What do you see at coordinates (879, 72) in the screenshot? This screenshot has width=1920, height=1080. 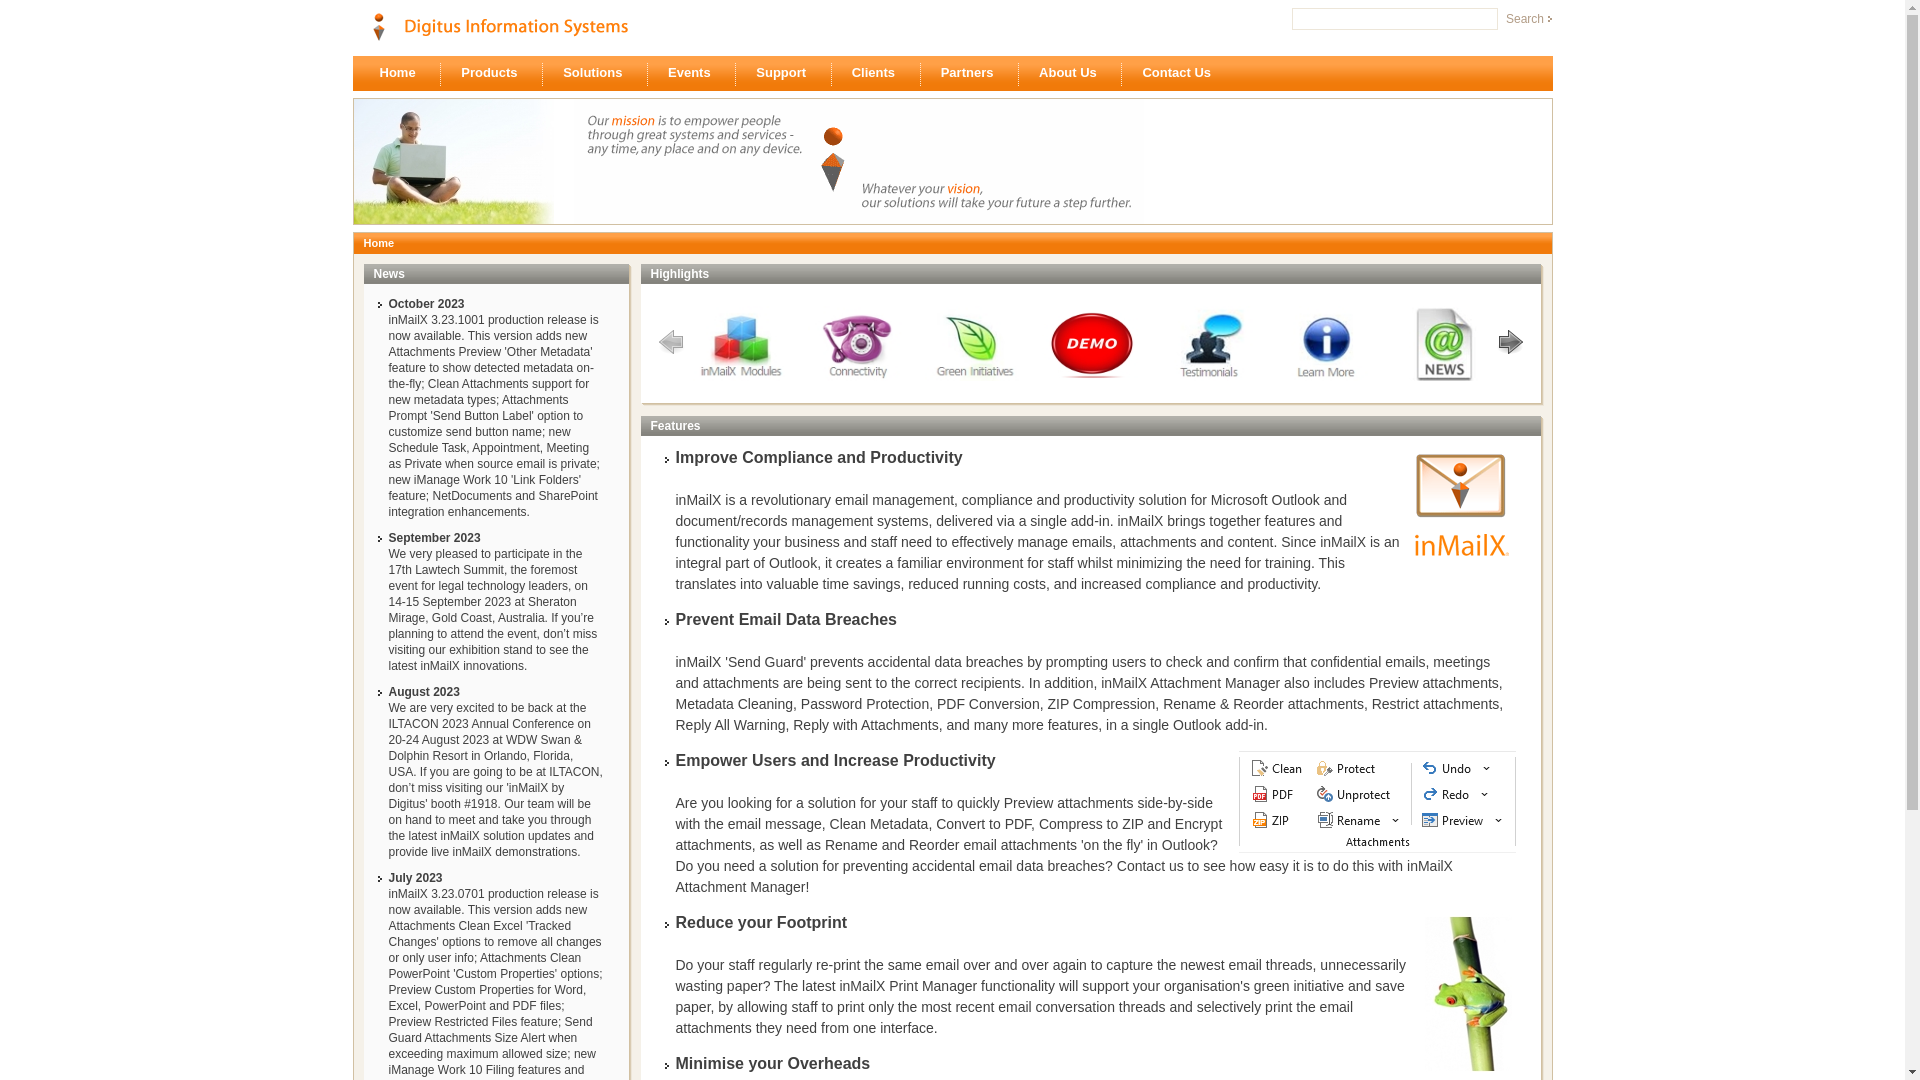 I see `'Clients'` at bounding box center [879, 72].